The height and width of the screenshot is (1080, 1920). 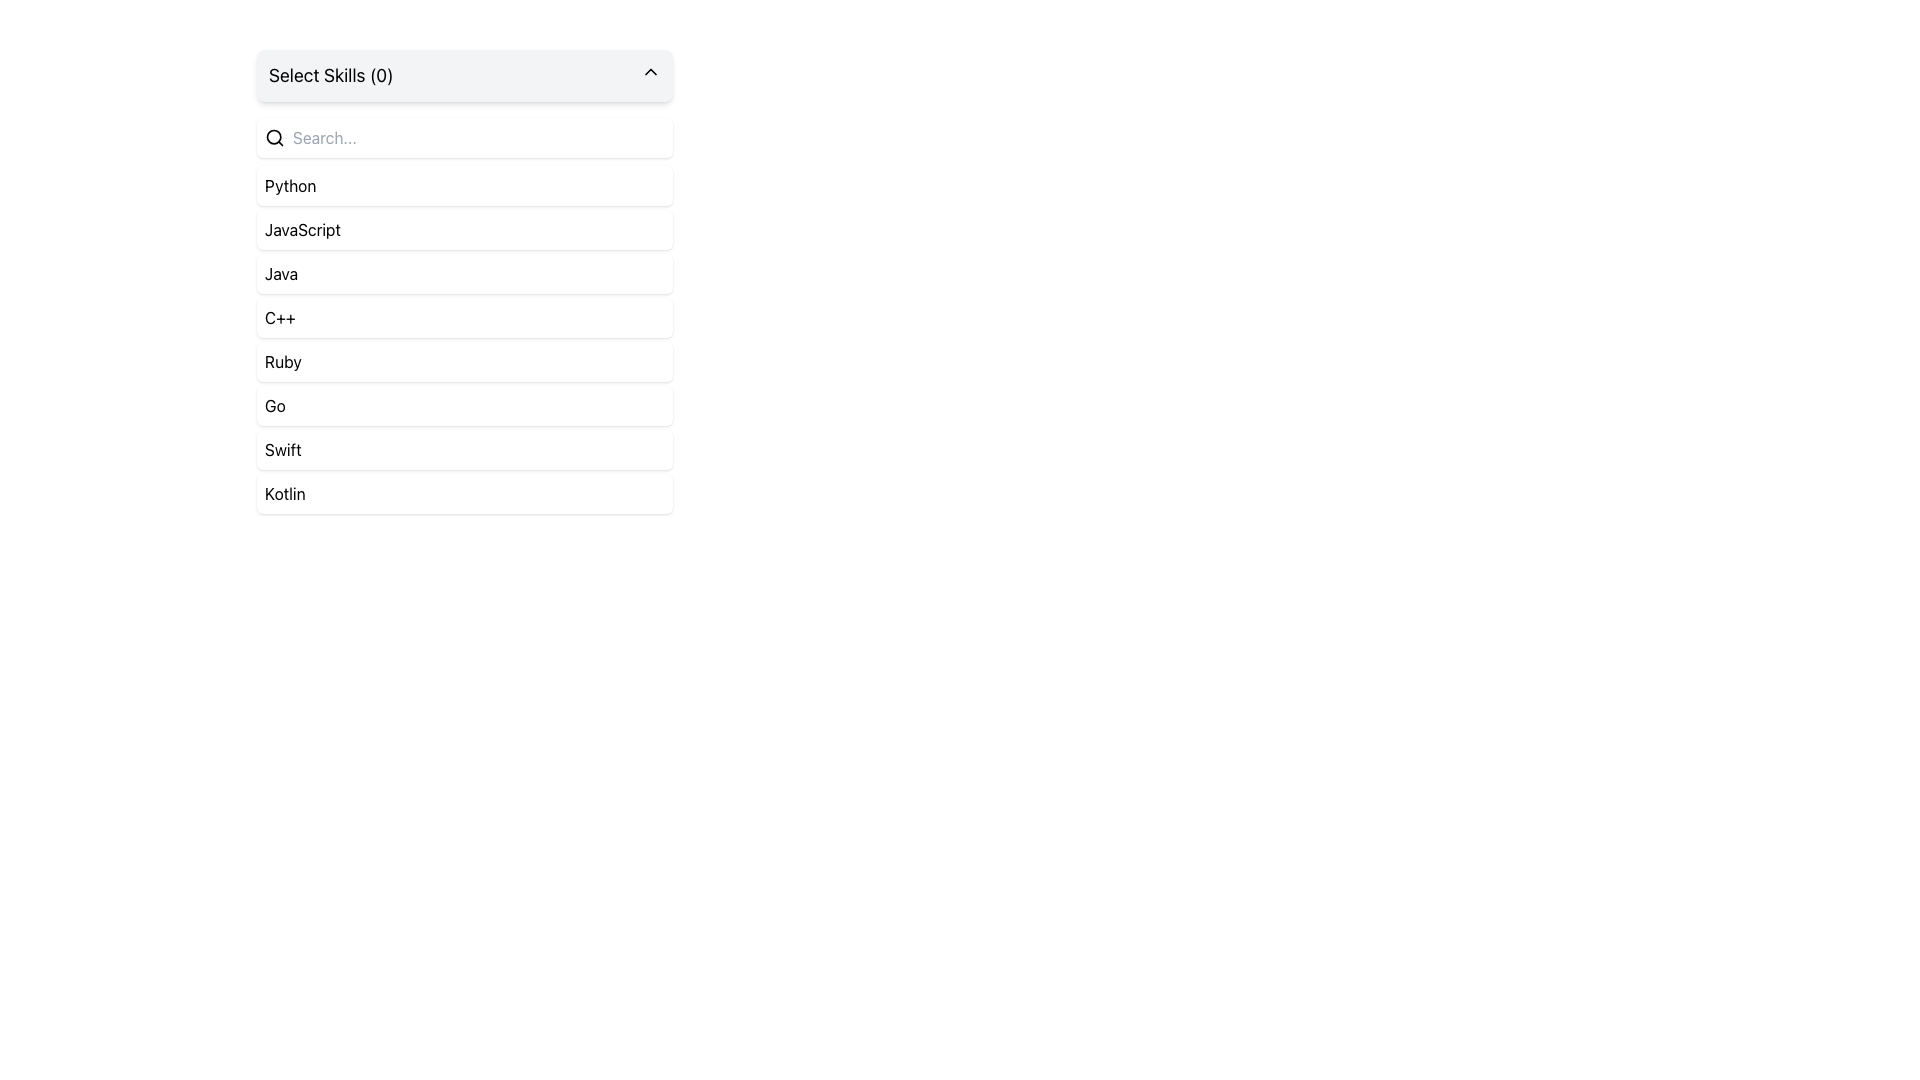 What do you see at coordinates (464, 273) in the screenshot?
I see `the 'Java' button-like list item in the programming languages selection menu` at bounding box center [464, 273].